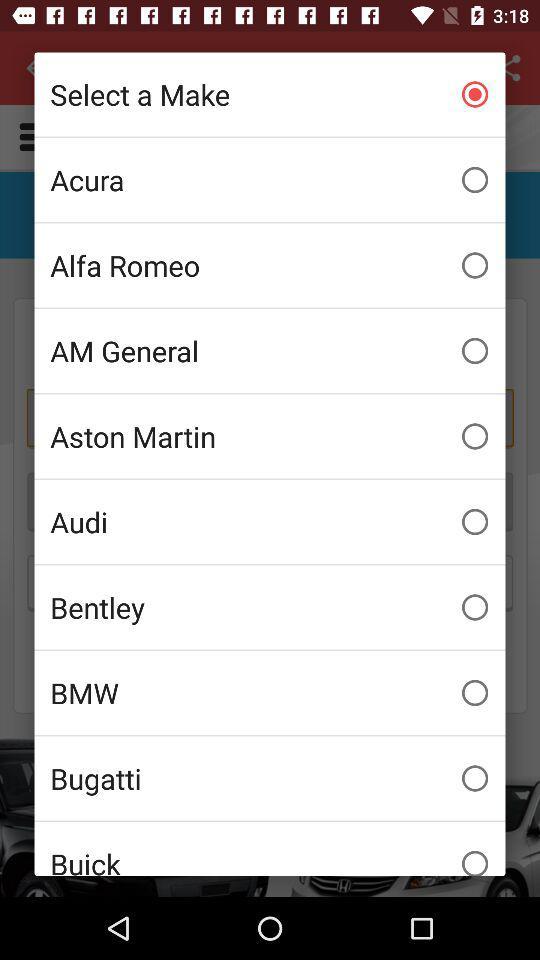  Describe the element at coordinates (270, 94) in the screenshot. I see `the select a make item` at that location.